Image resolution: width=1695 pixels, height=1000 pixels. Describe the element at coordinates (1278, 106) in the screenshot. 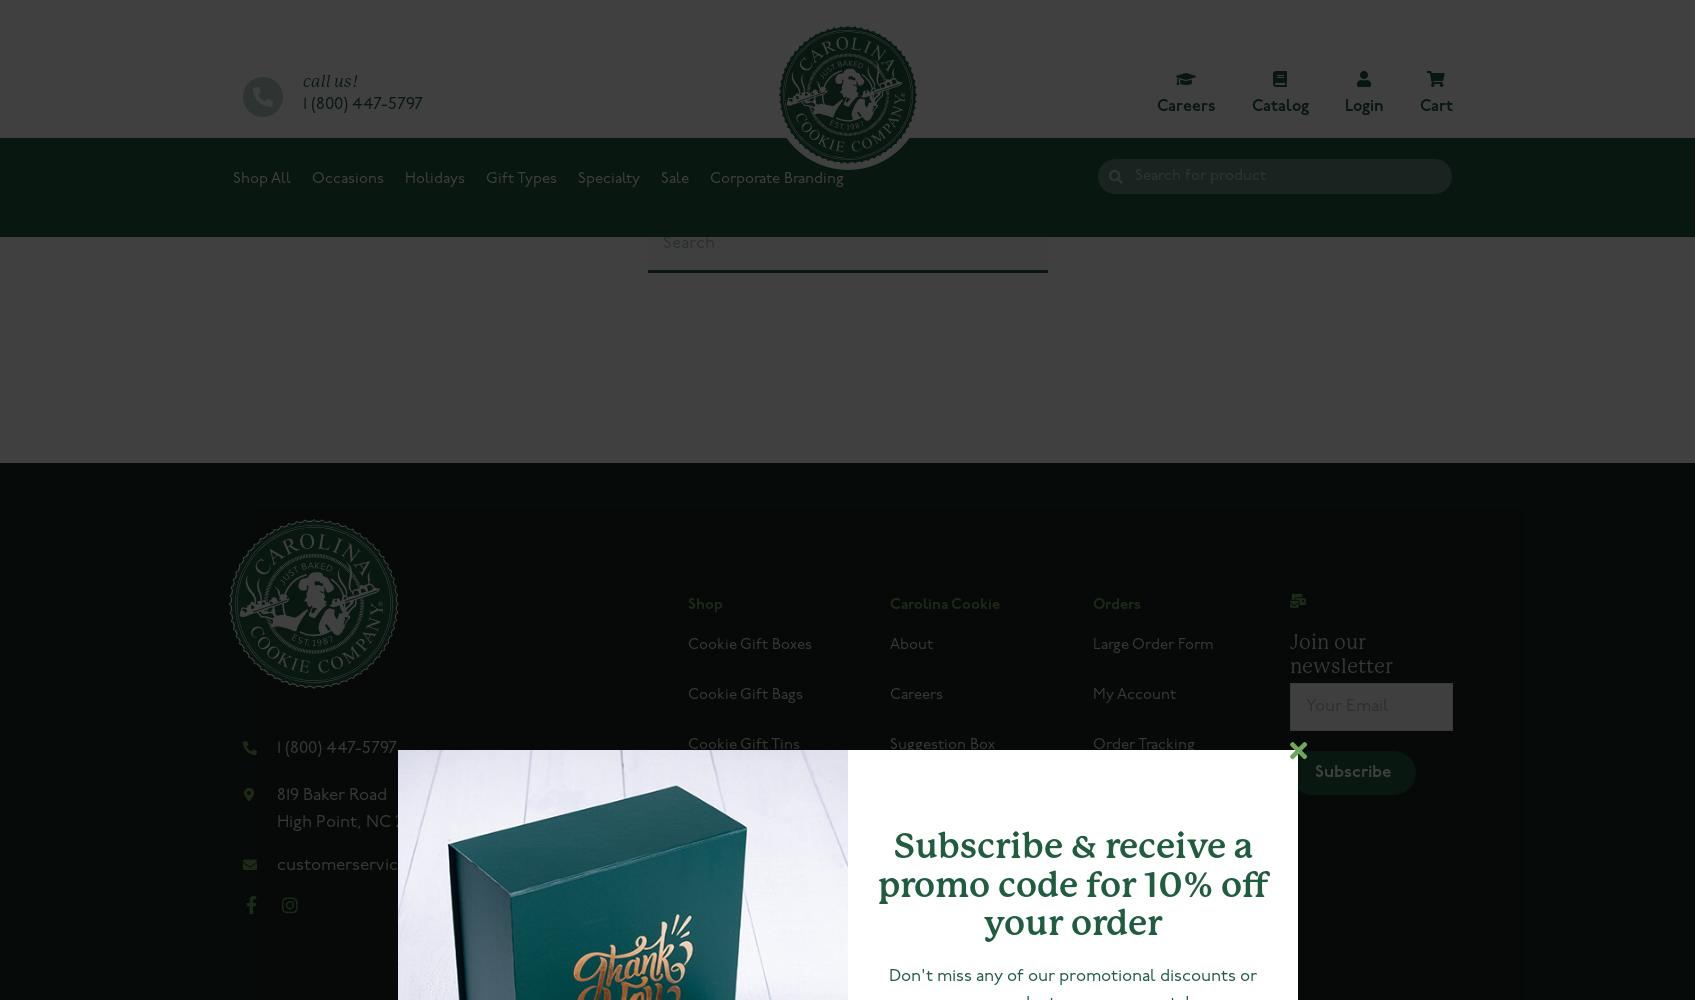

I see `'Catalog'` at that location.